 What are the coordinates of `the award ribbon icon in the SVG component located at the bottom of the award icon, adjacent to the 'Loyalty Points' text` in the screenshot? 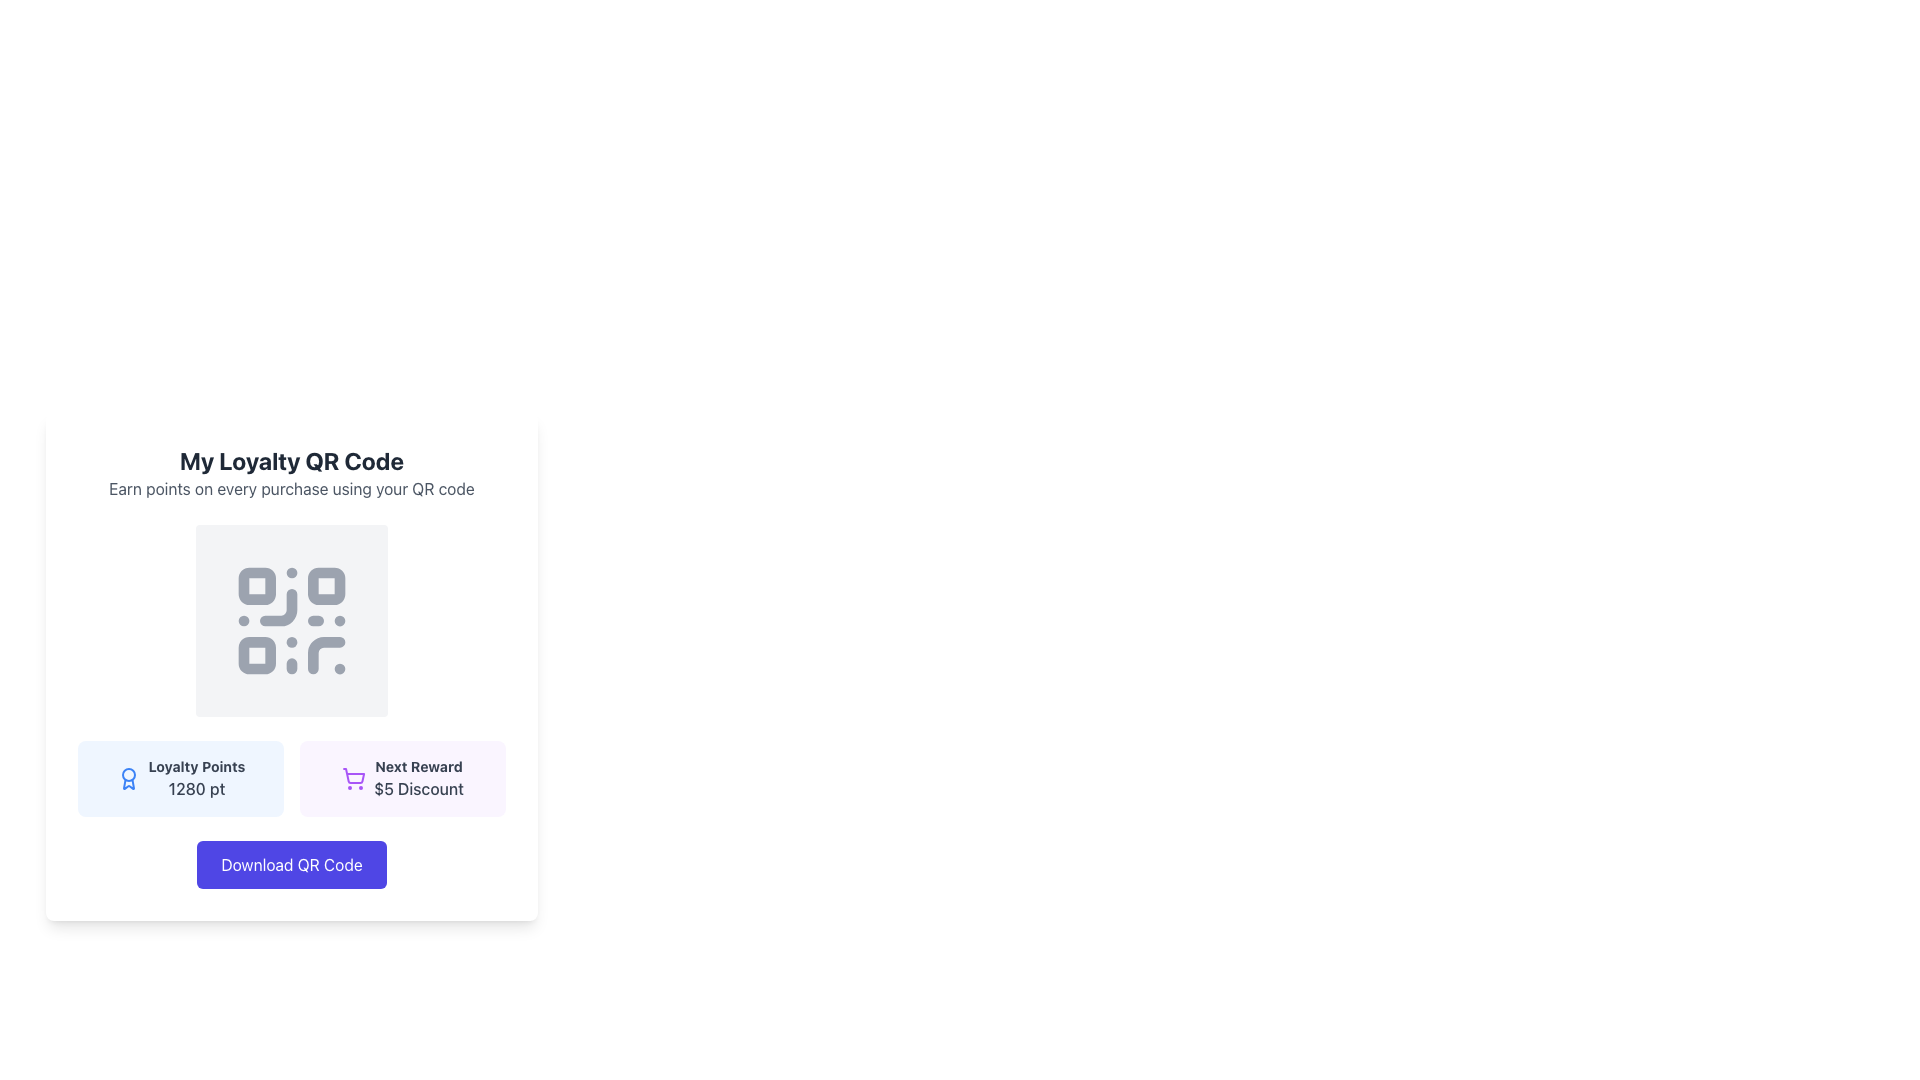 It's located at (127, 783).